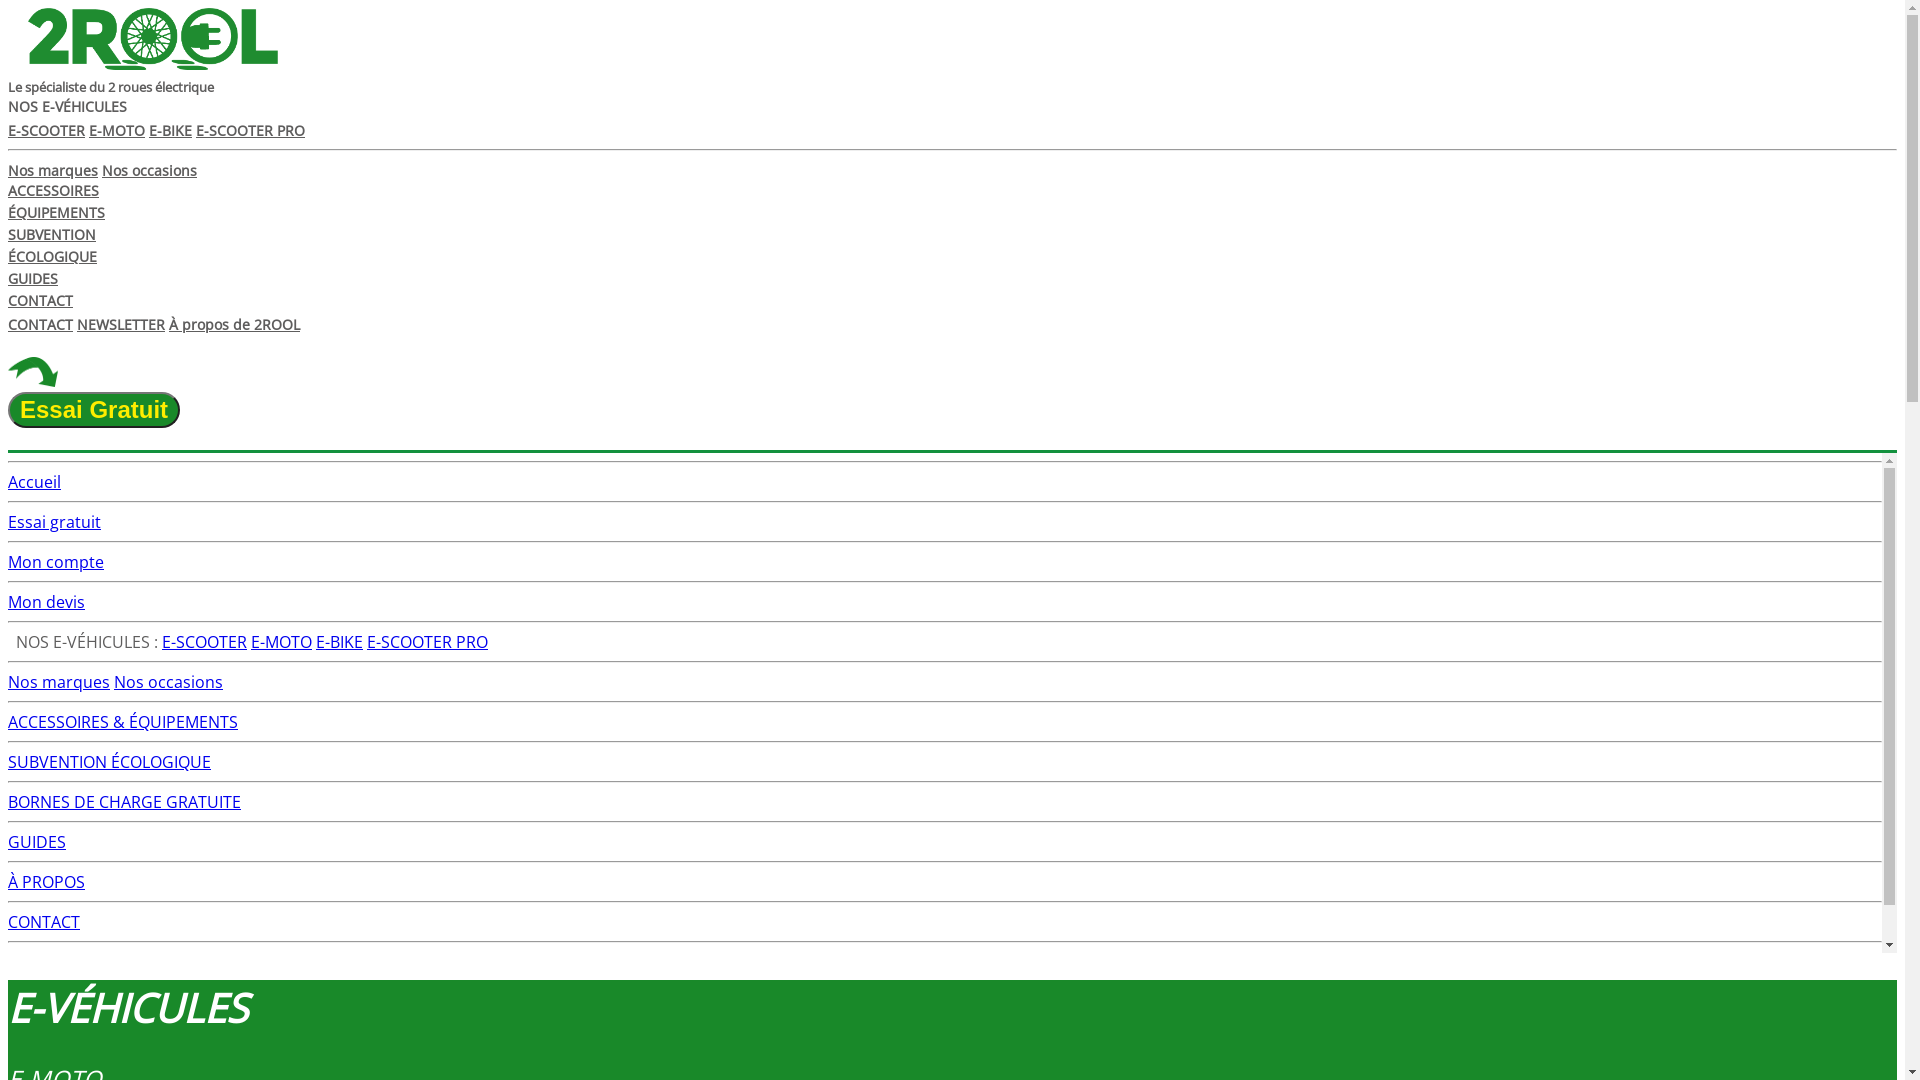  I want to click on 'Mon devis', so click(8, 600).